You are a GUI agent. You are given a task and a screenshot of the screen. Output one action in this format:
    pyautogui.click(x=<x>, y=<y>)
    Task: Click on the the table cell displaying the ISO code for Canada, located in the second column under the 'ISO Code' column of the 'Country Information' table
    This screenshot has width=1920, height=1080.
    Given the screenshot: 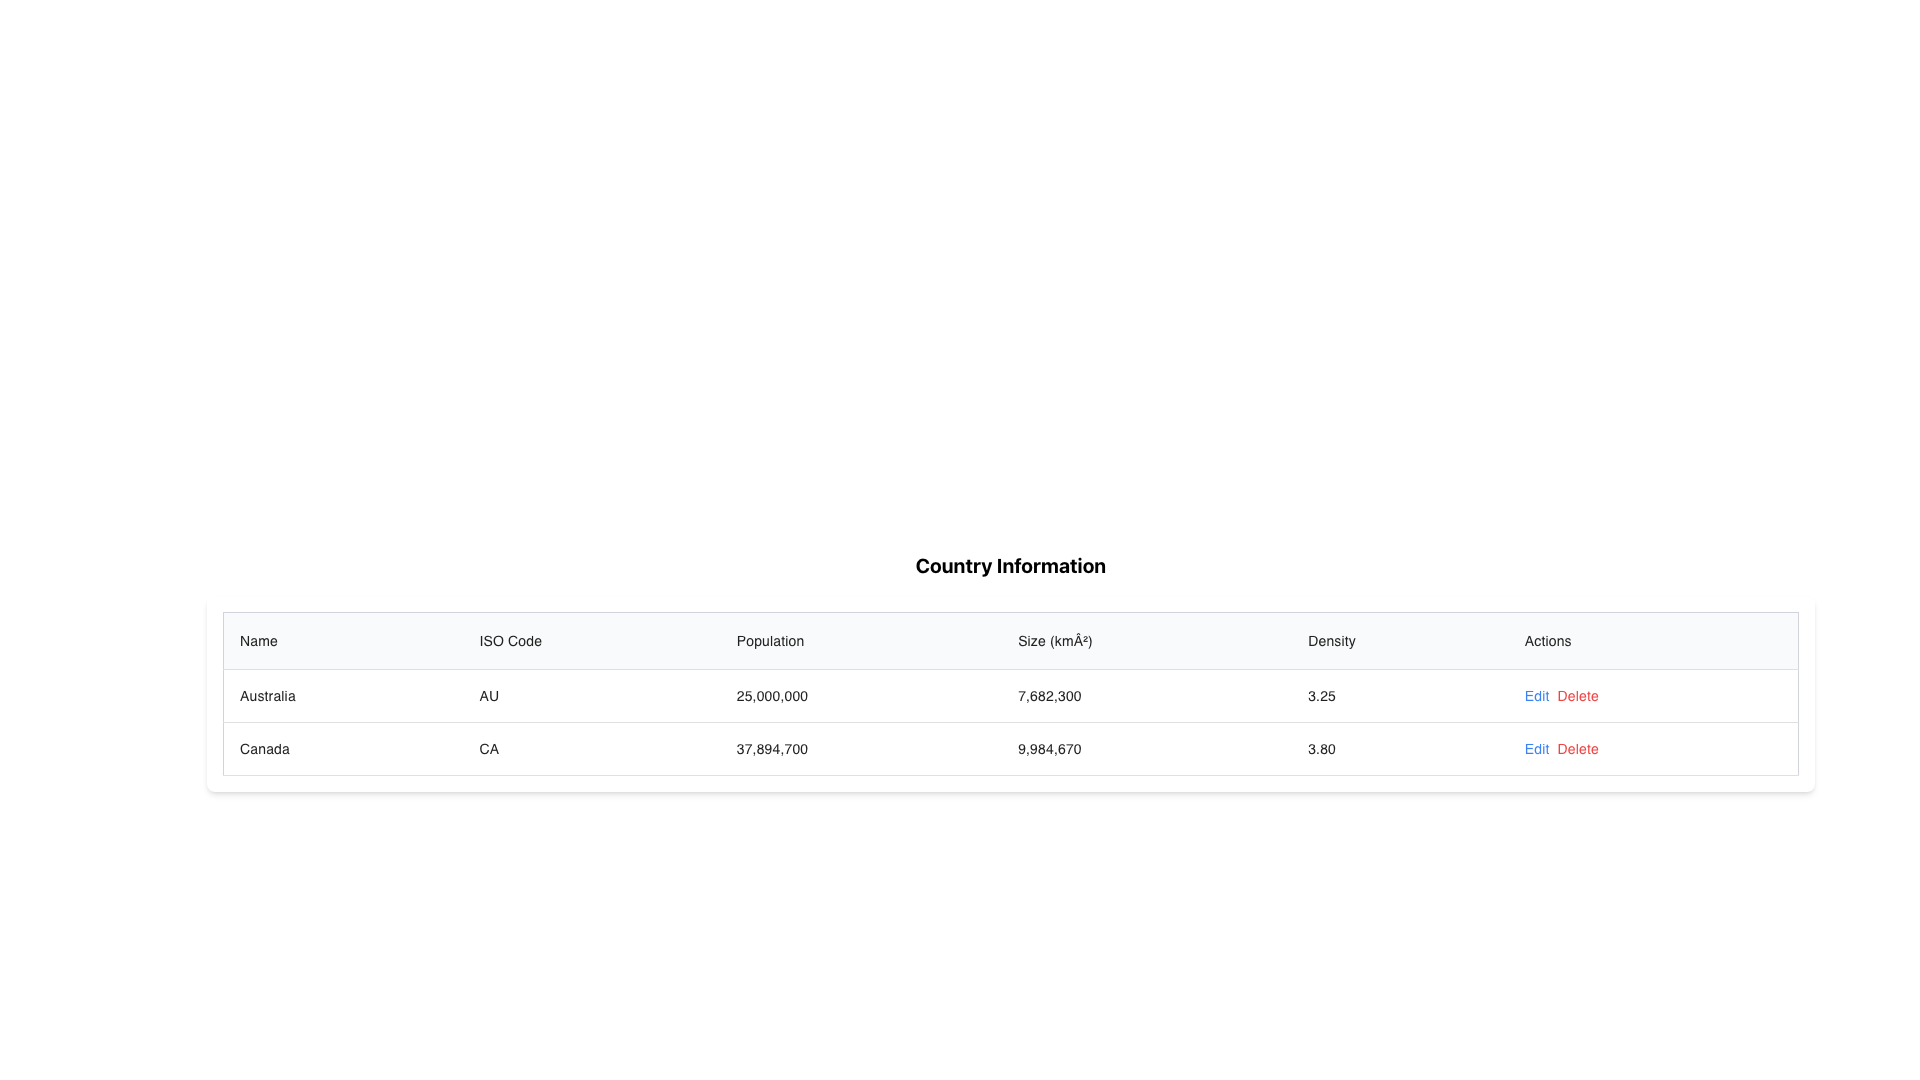 What is the action you would take?
    pyautogui.click(x=591, y=748)
    